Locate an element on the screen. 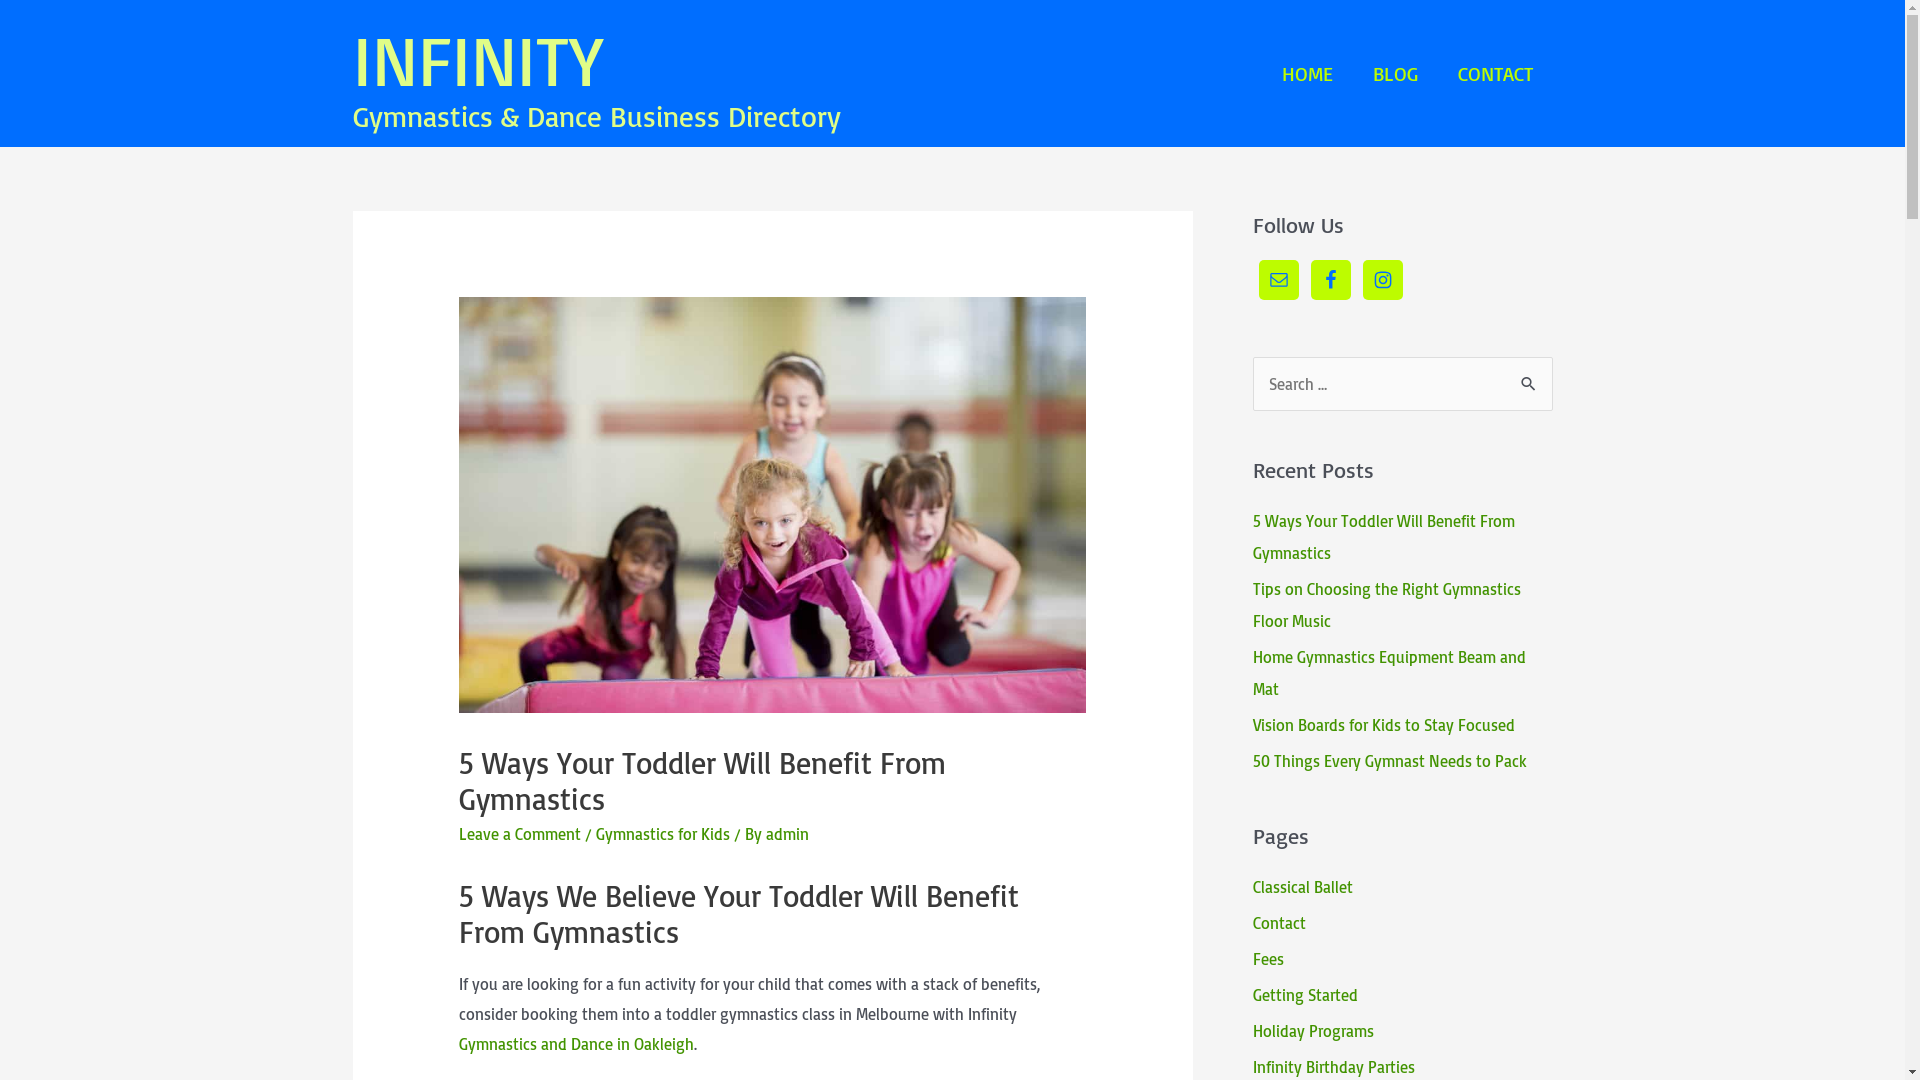 This screenshot has width=1920, height=1080. 'BLOG' is located at coordinates (1393, 72).